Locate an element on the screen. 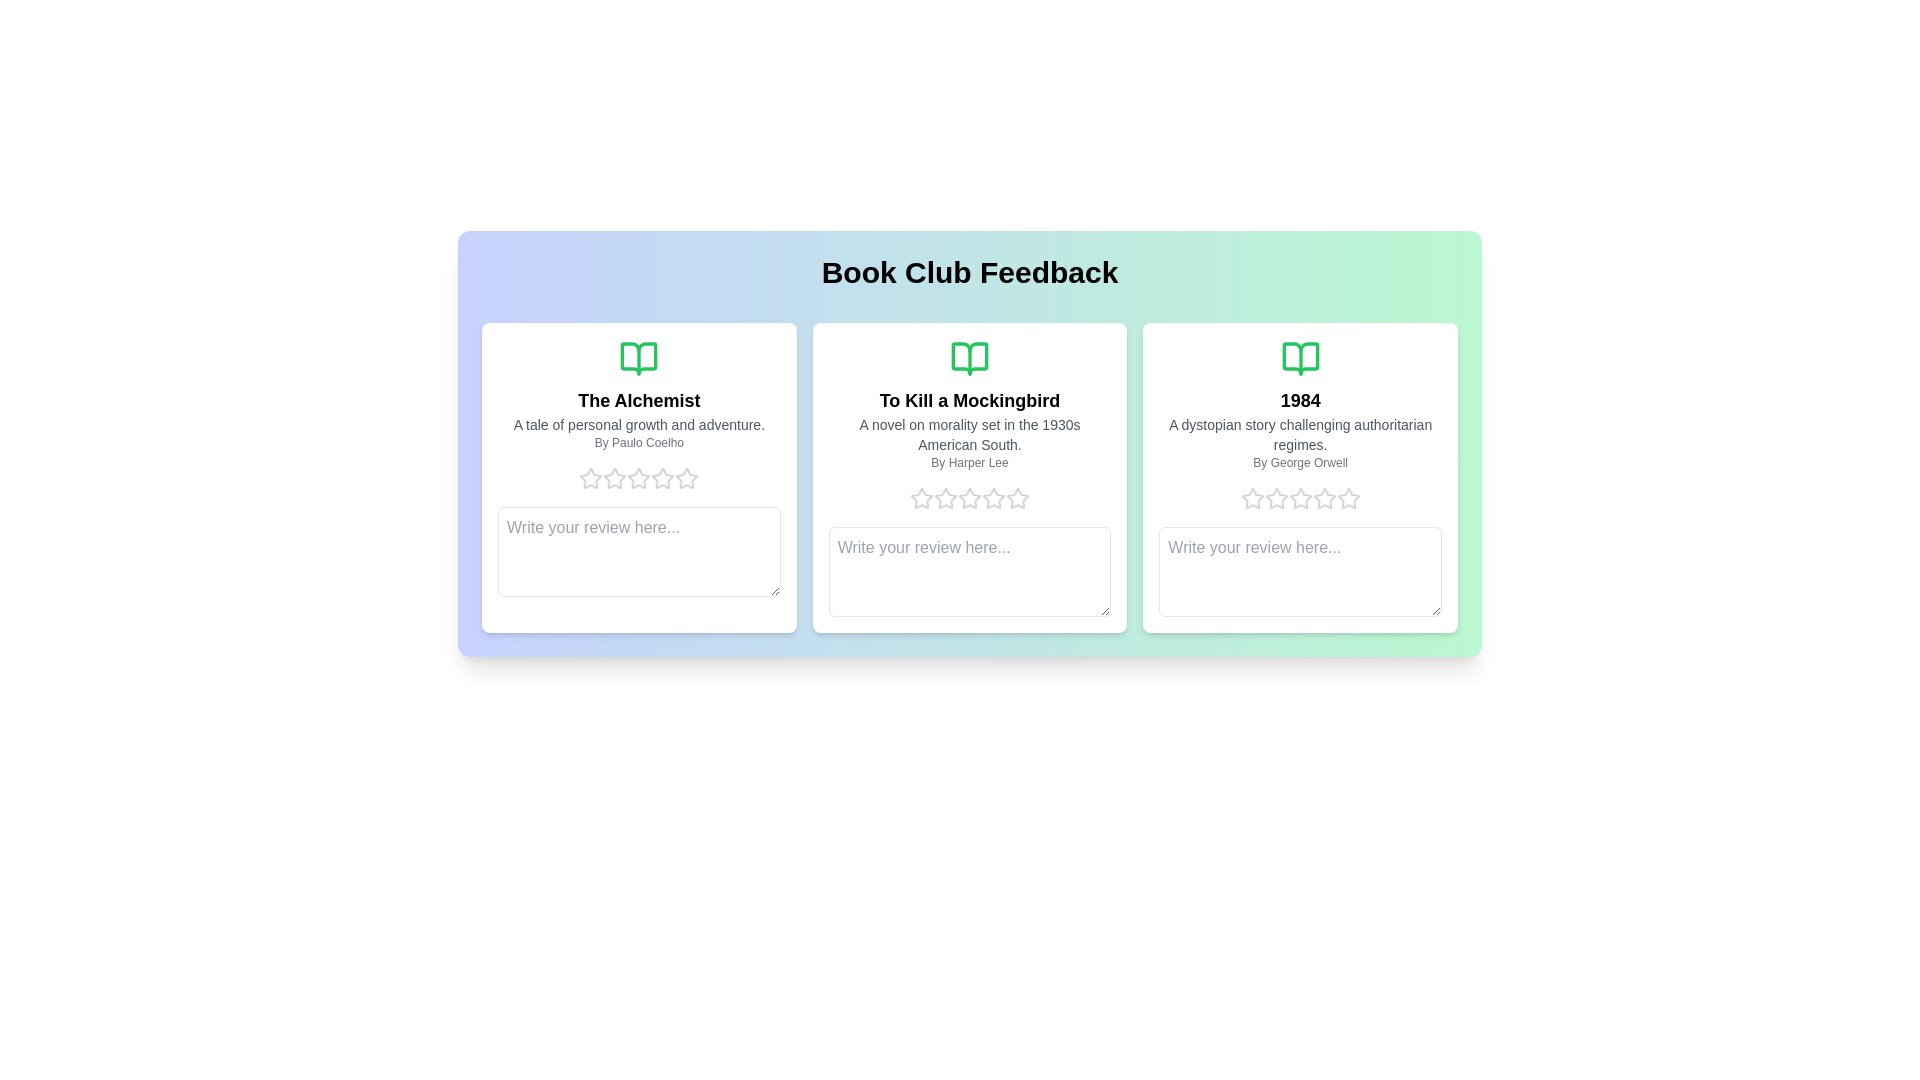 Image resolution: width=1920 pixels, height=1080 pixels. the third star icon is located at coordinates (1017, 497).